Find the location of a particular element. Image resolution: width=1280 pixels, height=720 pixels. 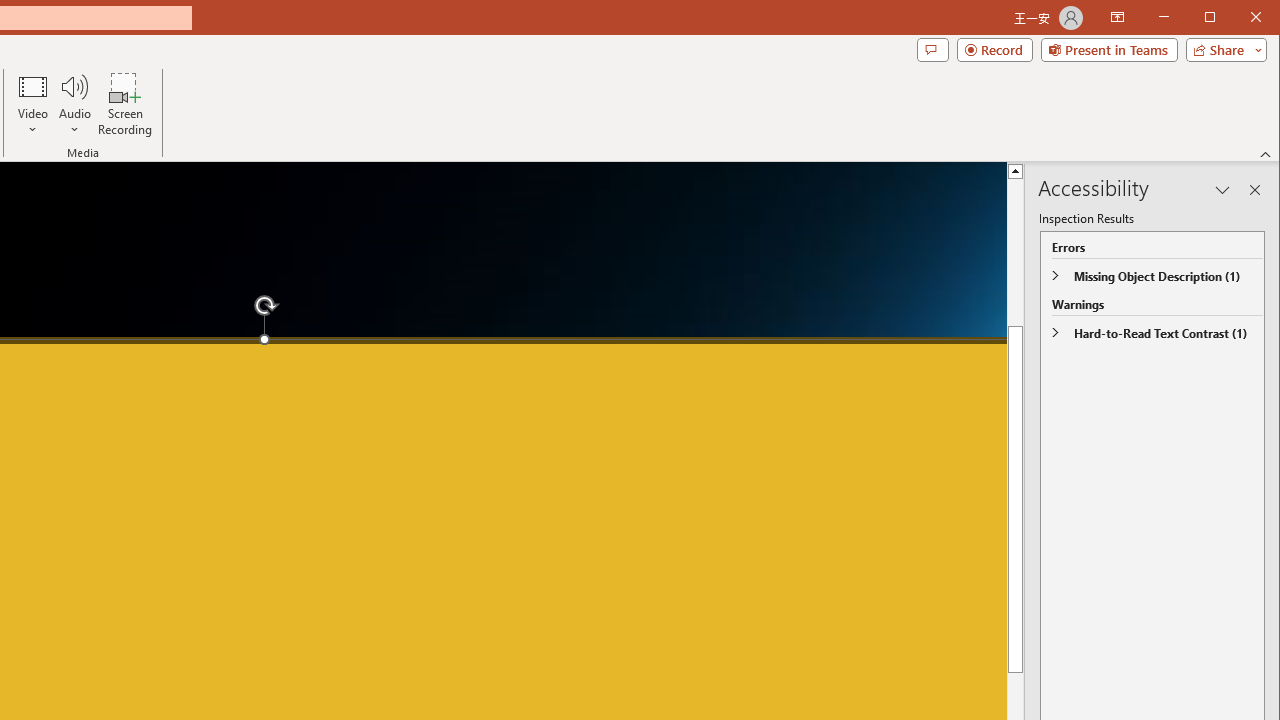

'Task Pane Options' is located at coordinates (1222, 190).